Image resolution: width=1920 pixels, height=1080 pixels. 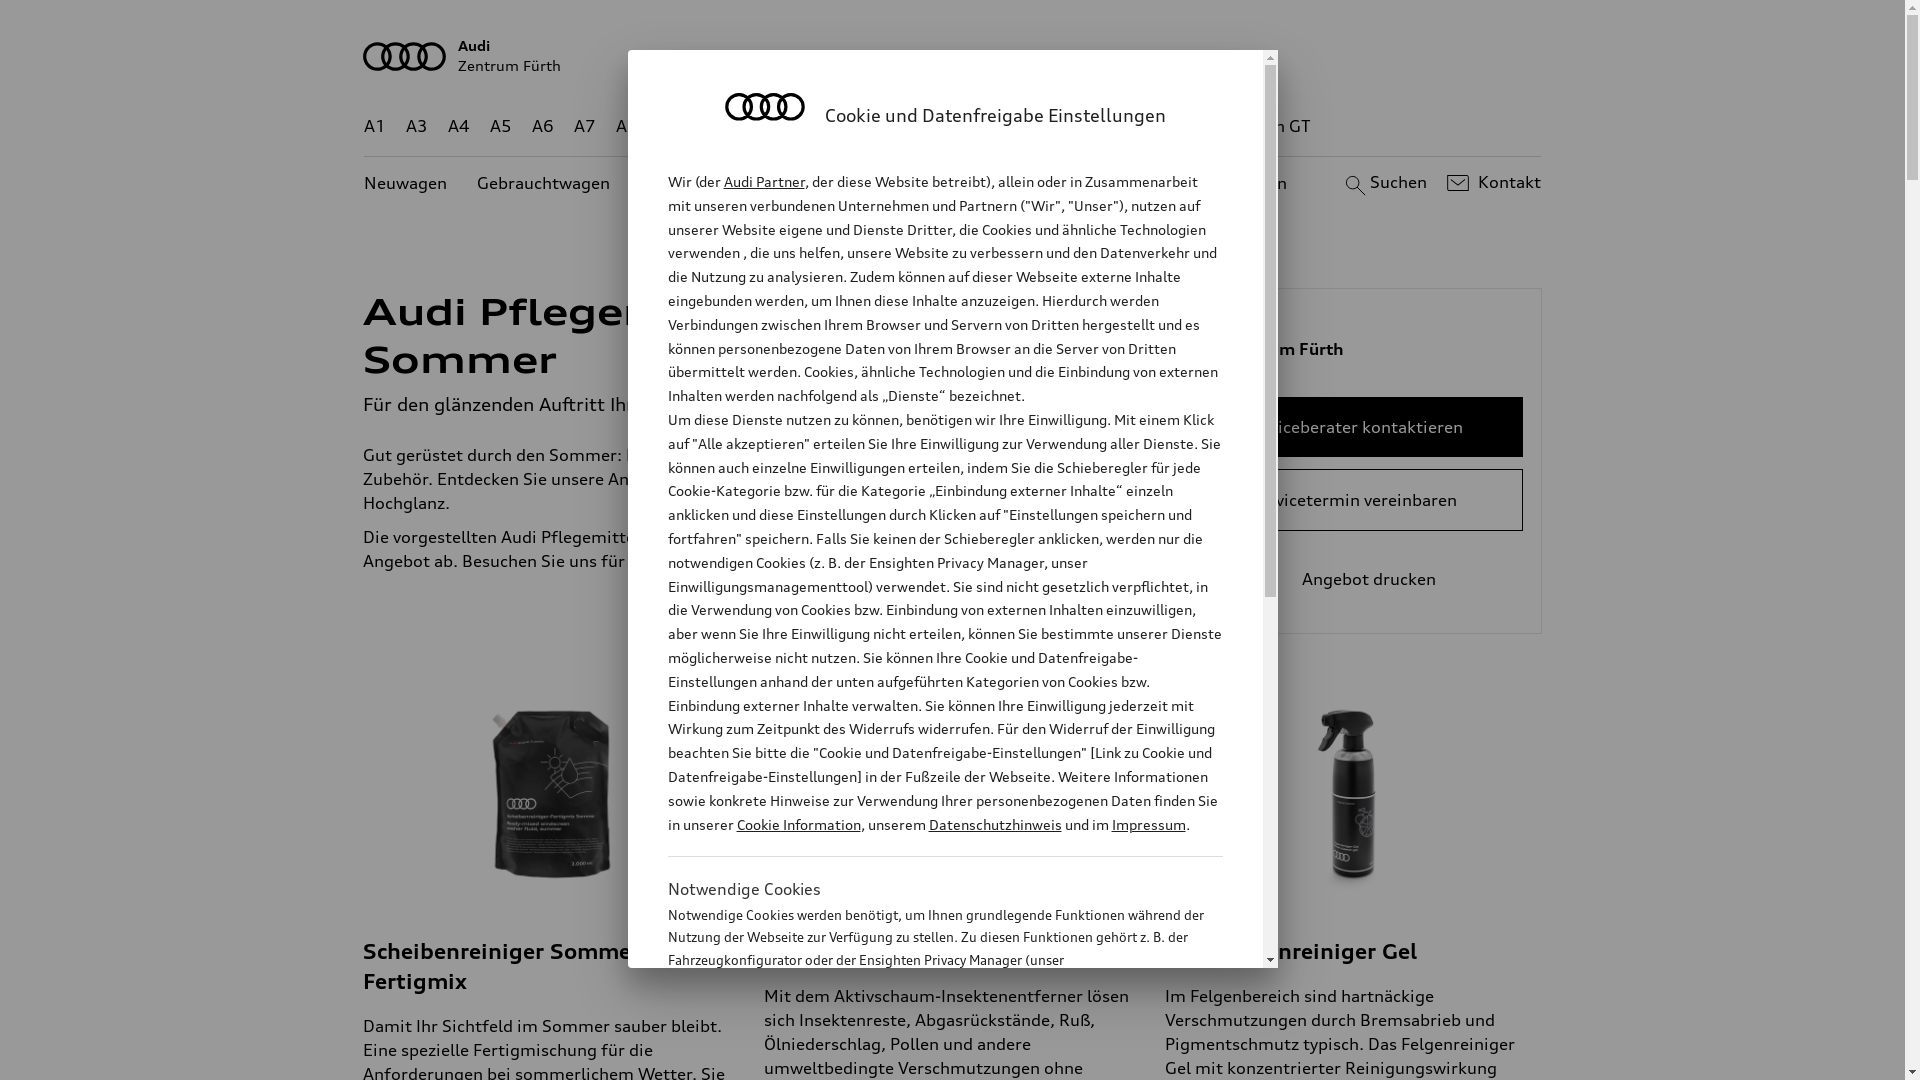 I want to click on 'Impressum', so click(x=1148, y=824).